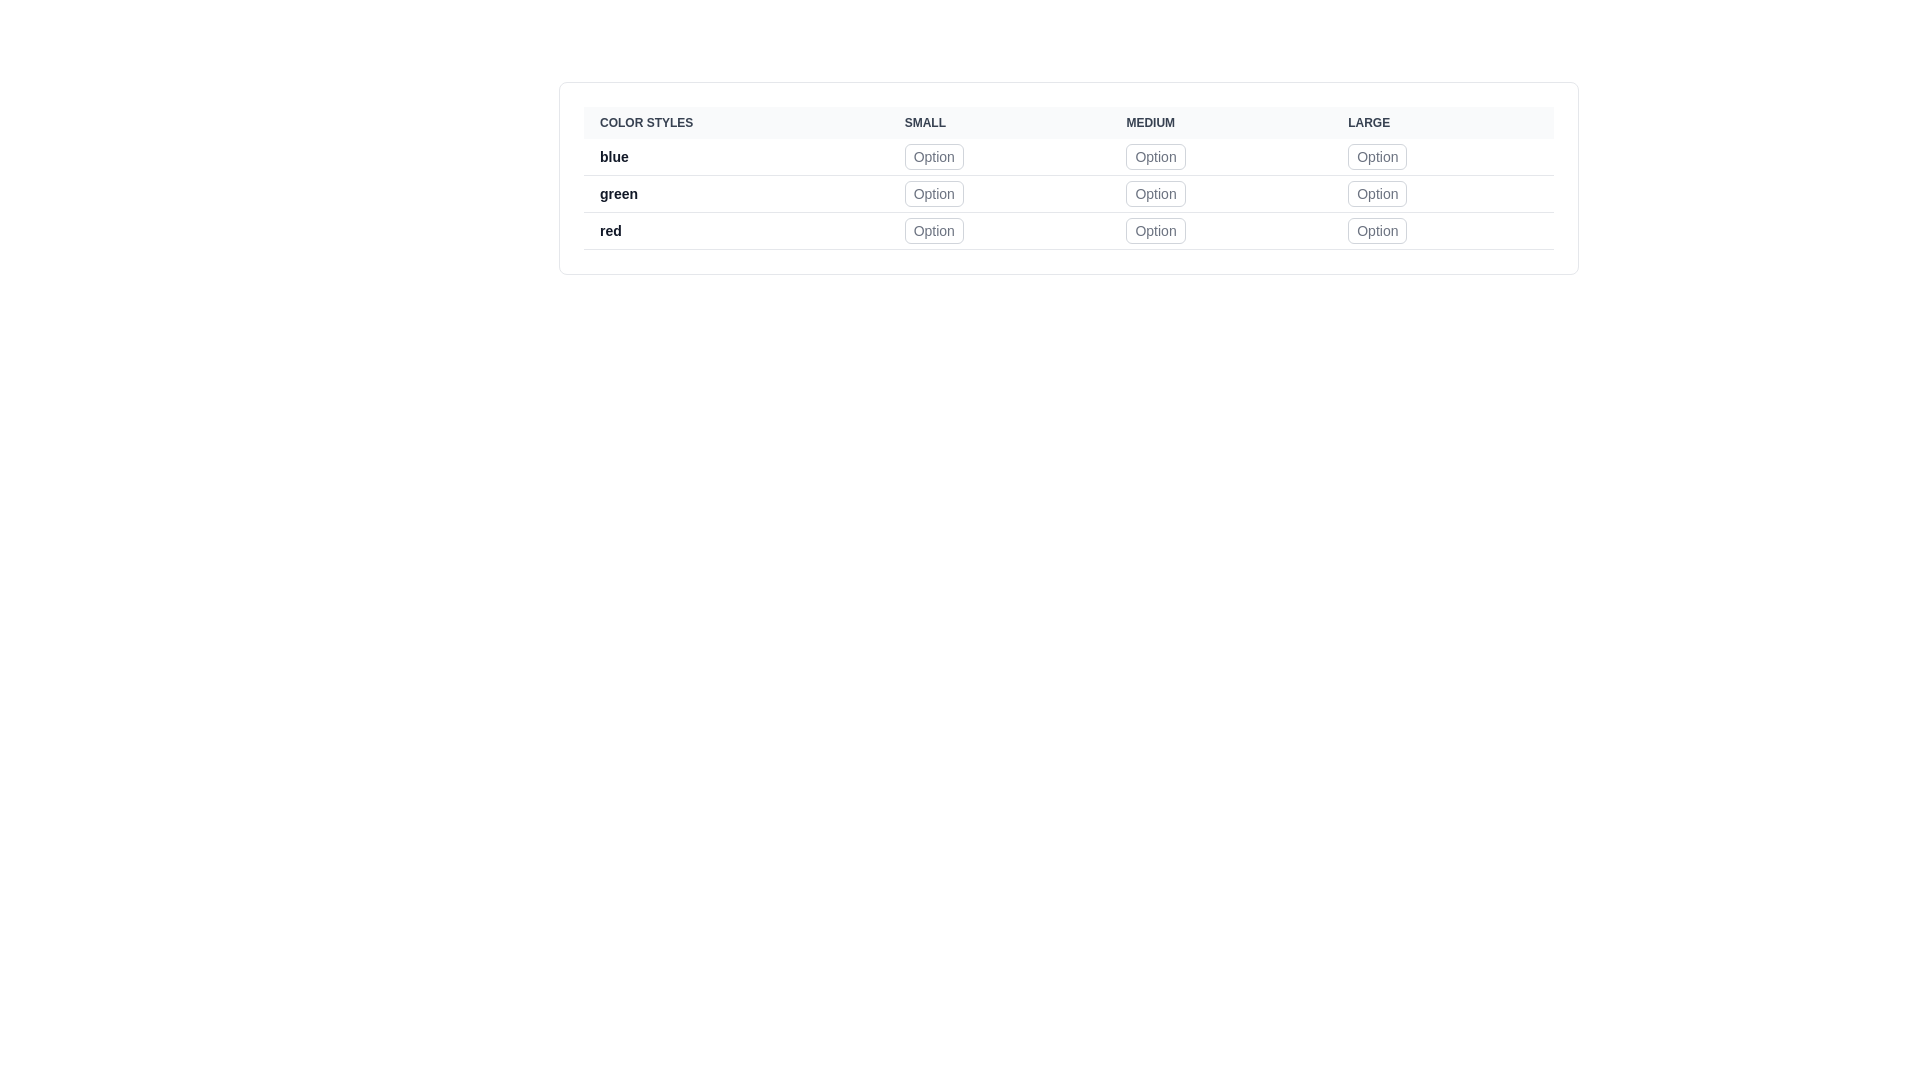 The width and height of the screenshot is (1920, 1080). What do you see at coordinates (1376, 156) in the screenshot?
I see `the rectangular button labeled 'Option' with a light blue background and gray border, located in the last column under 'LARGE' heading, first row aligned with 'blue'` at bounding box center [1376, 156].